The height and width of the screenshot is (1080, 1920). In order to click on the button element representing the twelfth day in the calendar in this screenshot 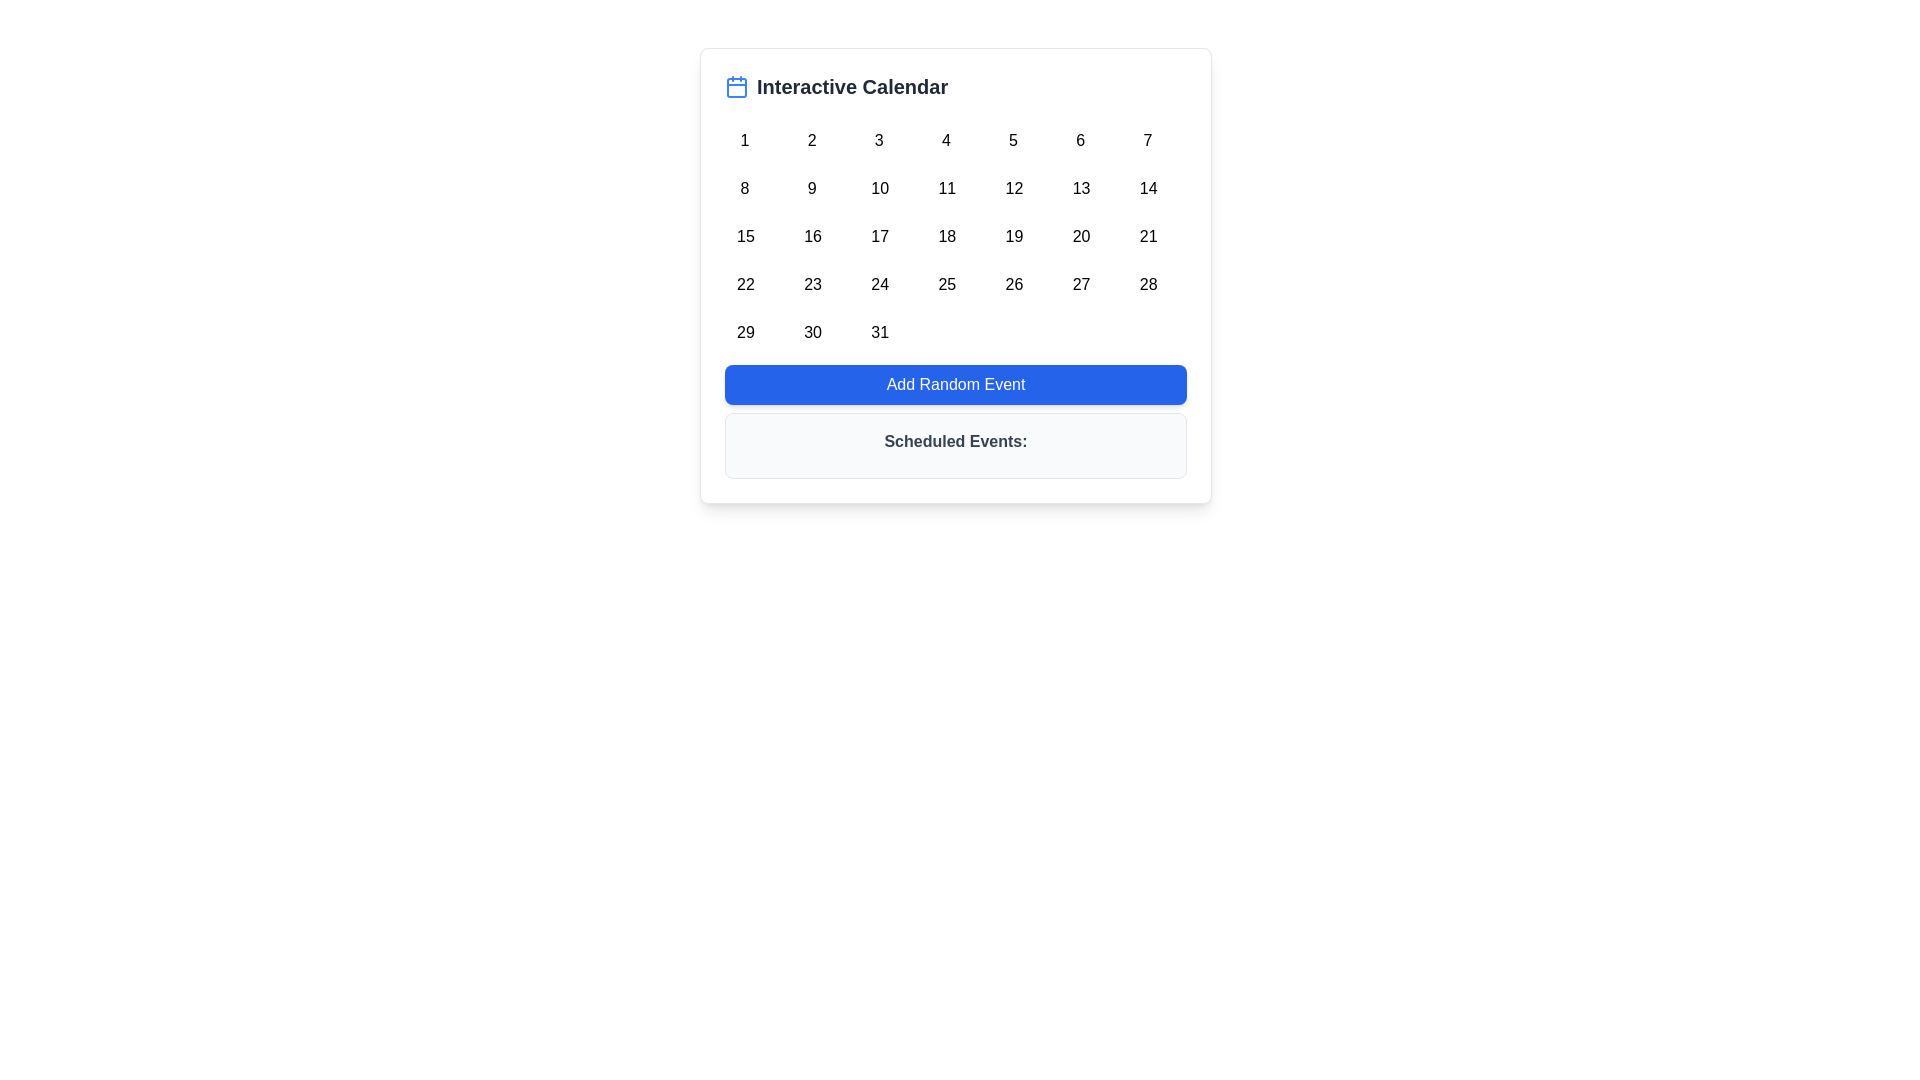, I will do `click(1013, 185)`.